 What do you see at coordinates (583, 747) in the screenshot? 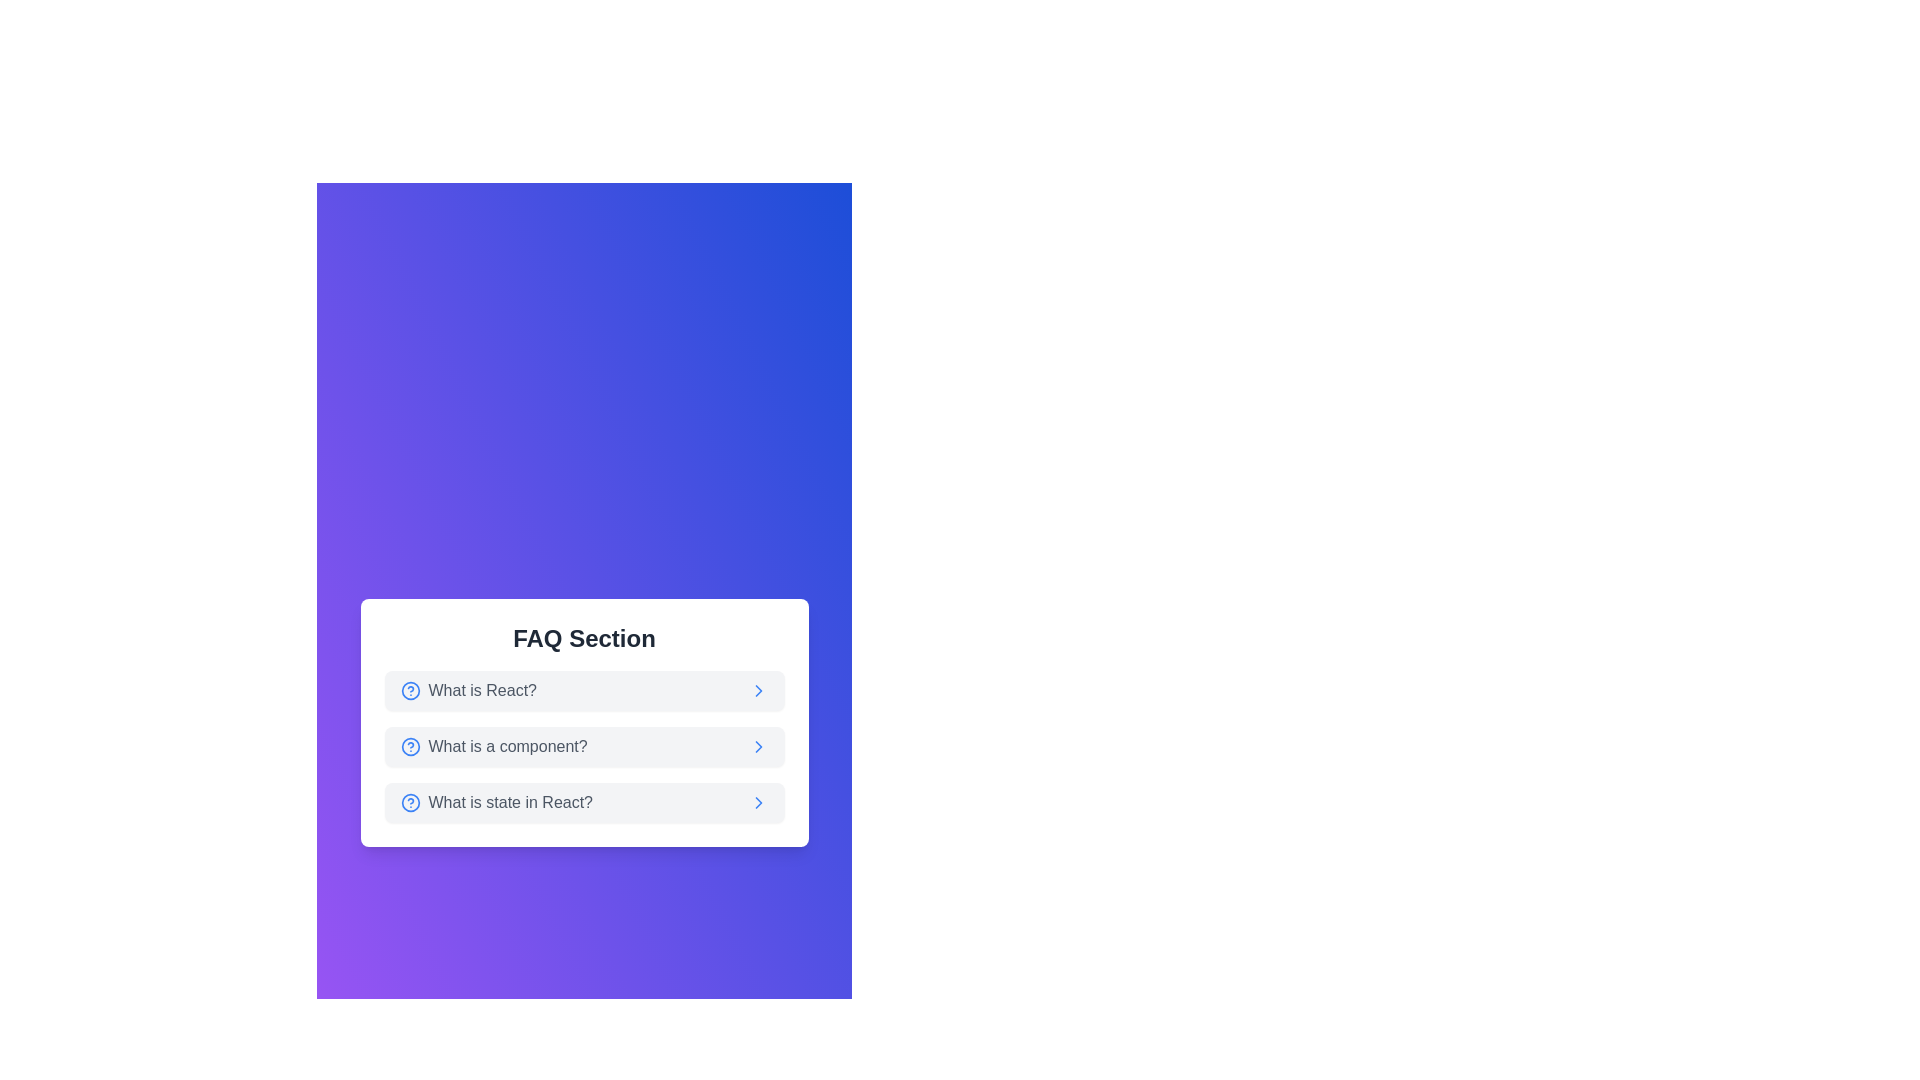
I see `the composite UI element labeled 'What is a component?' which includes a left-aligned question mark icon and a right-aligned chevron icon` at bounding box center [583, 747].